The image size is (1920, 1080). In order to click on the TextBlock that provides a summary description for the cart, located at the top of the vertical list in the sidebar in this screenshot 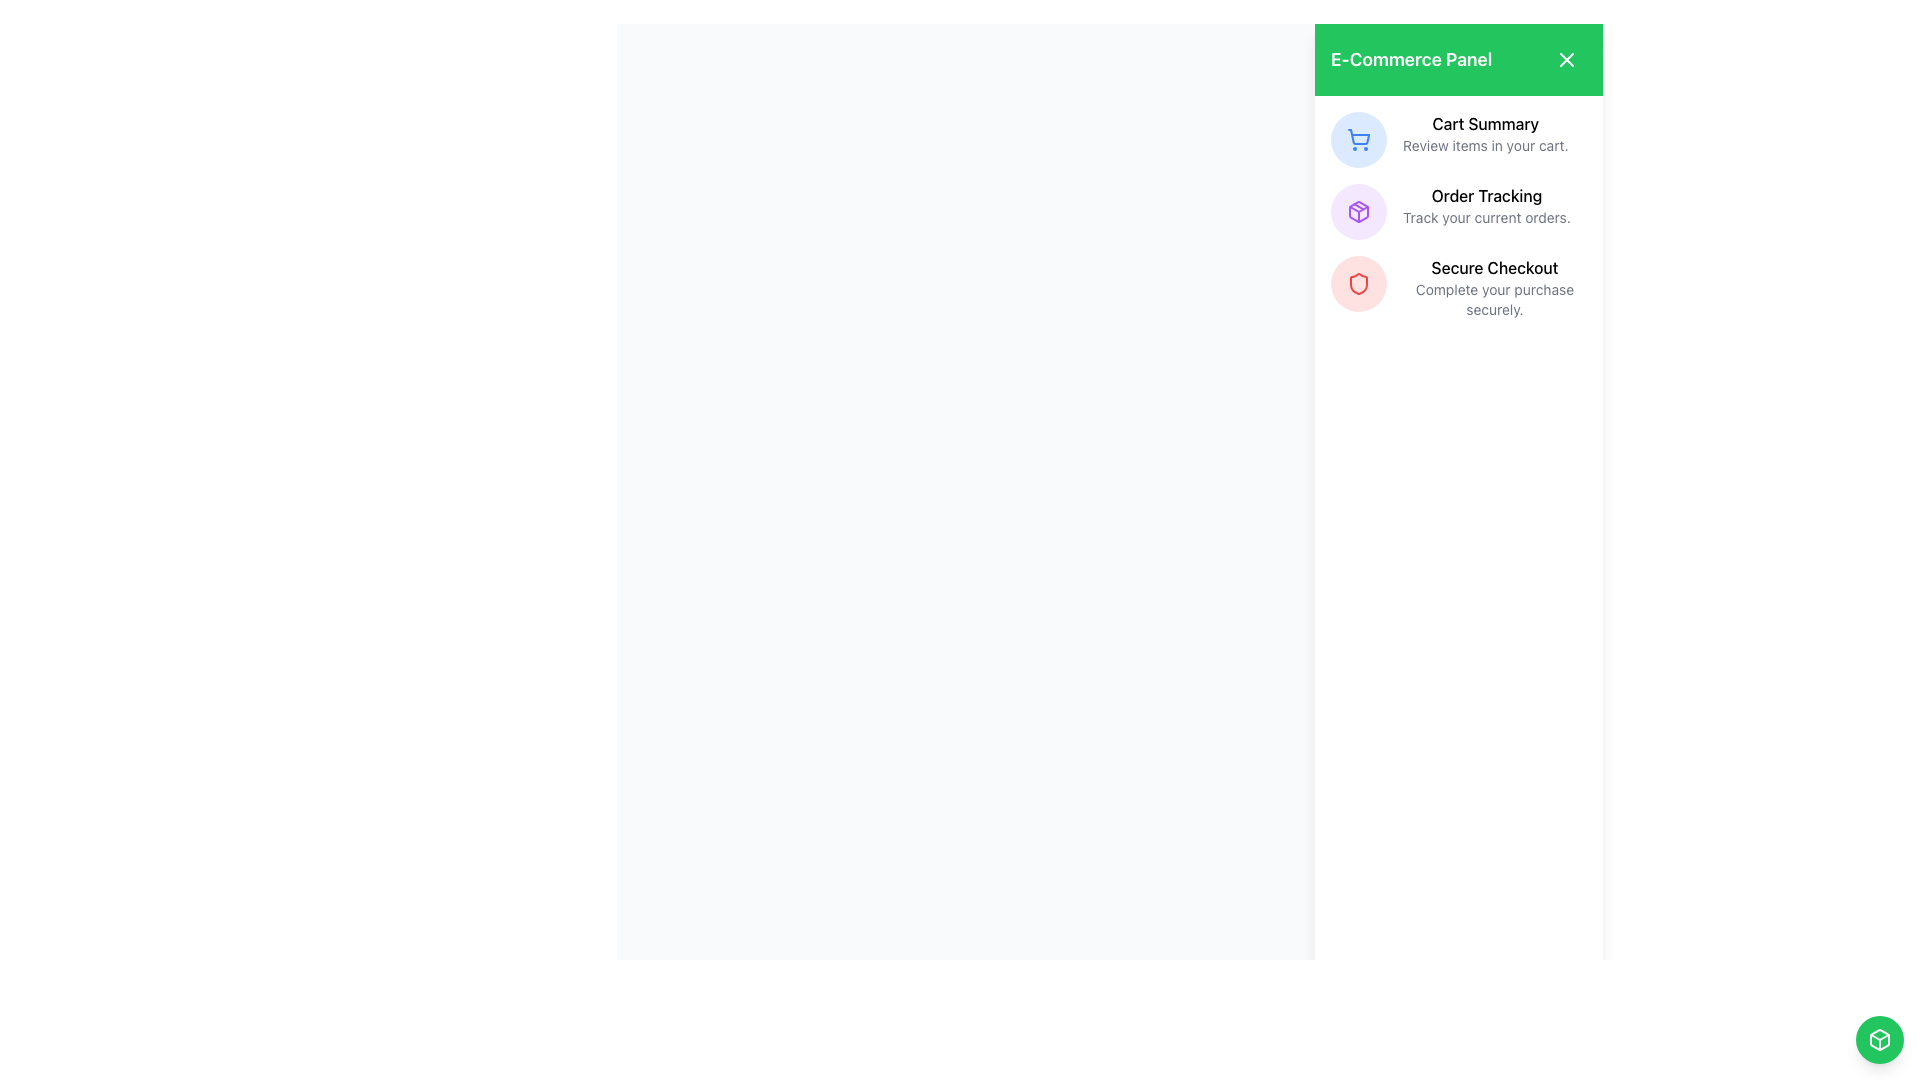, I will do `click(1485, 134)`.